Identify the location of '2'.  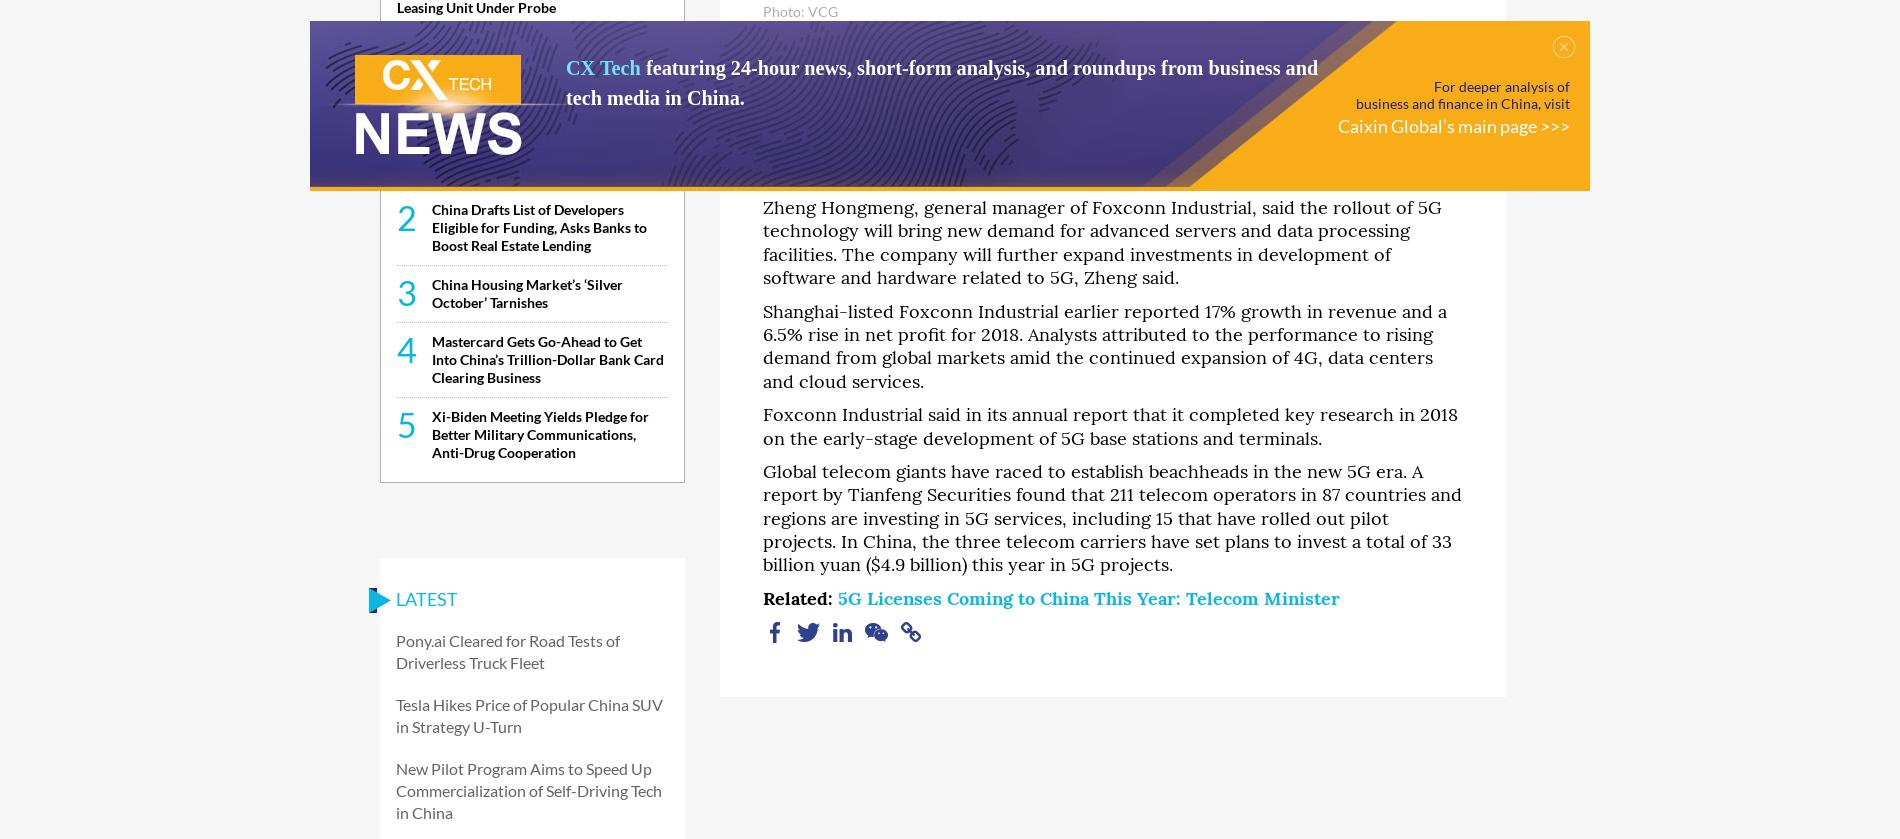
(395, 217).